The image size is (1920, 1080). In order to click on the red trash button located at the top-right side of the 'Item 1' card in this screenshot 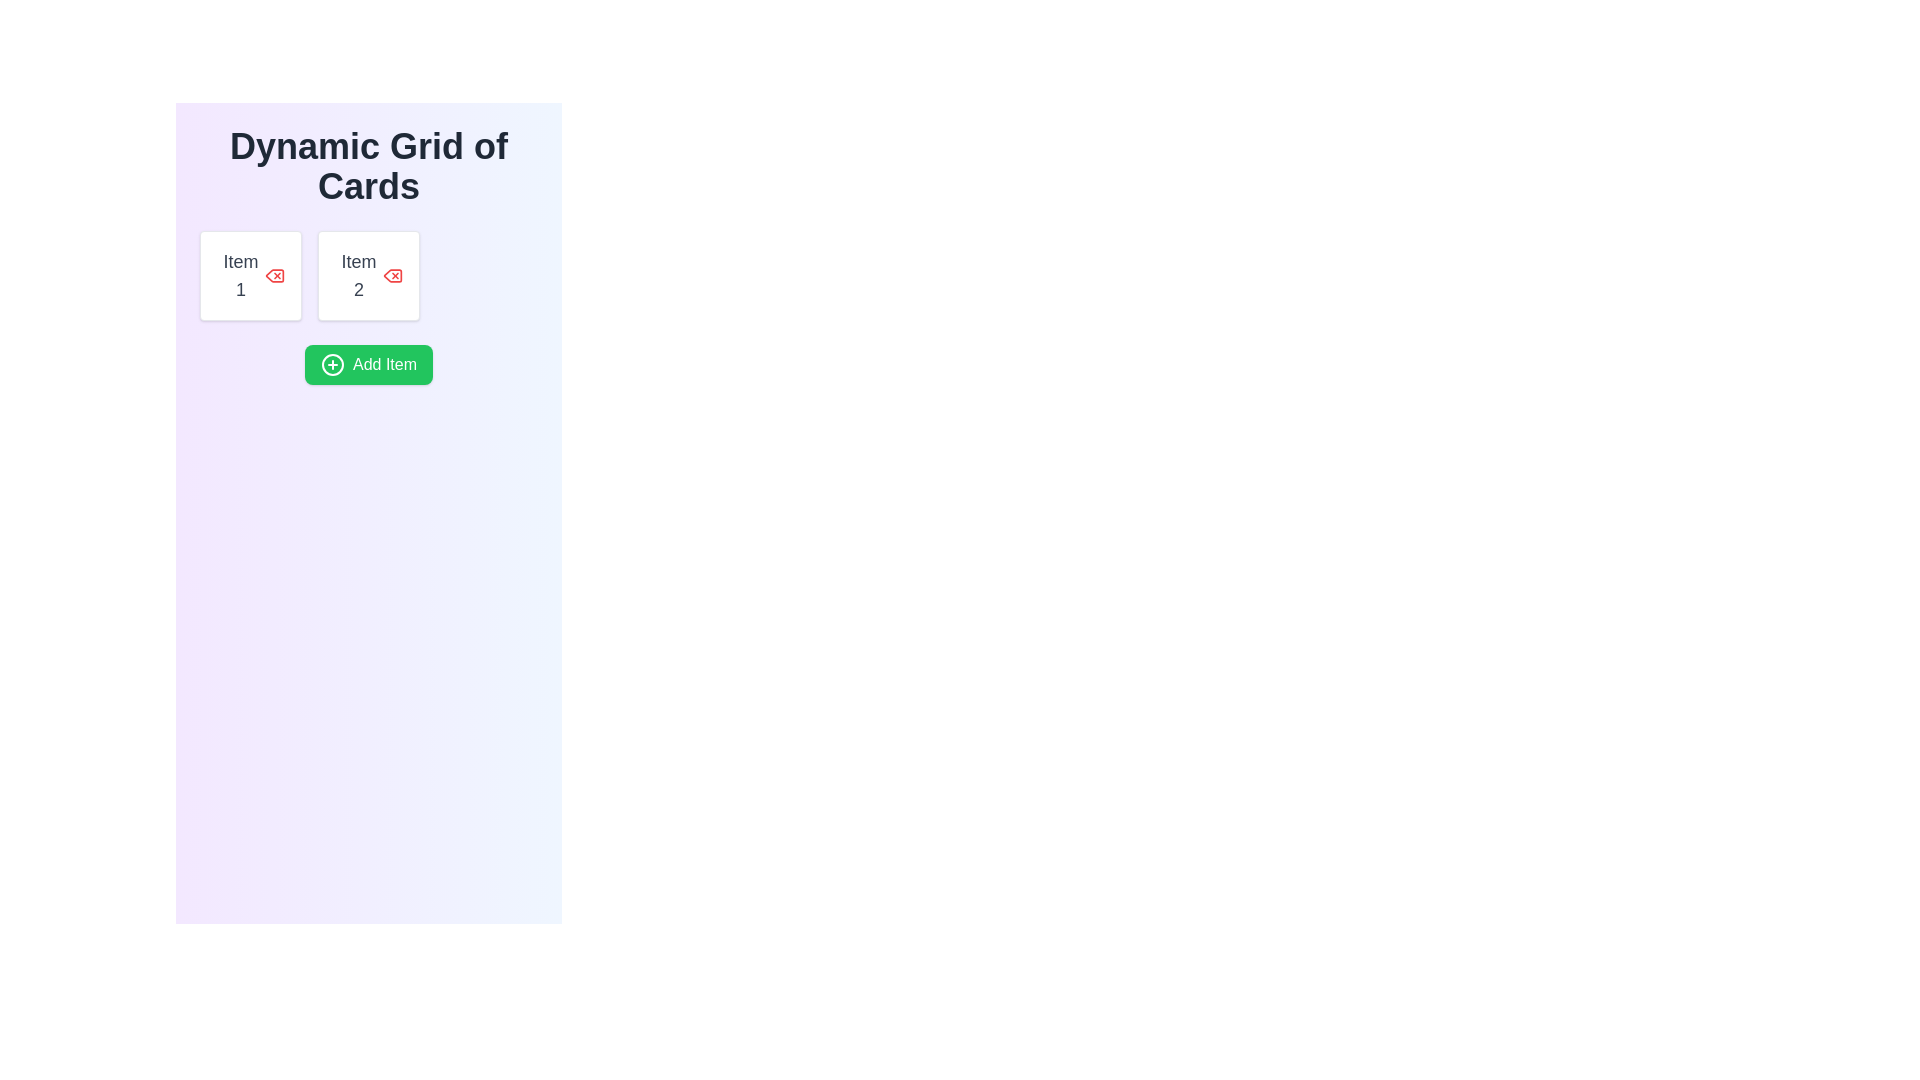, I will do `click(273, 276)`.